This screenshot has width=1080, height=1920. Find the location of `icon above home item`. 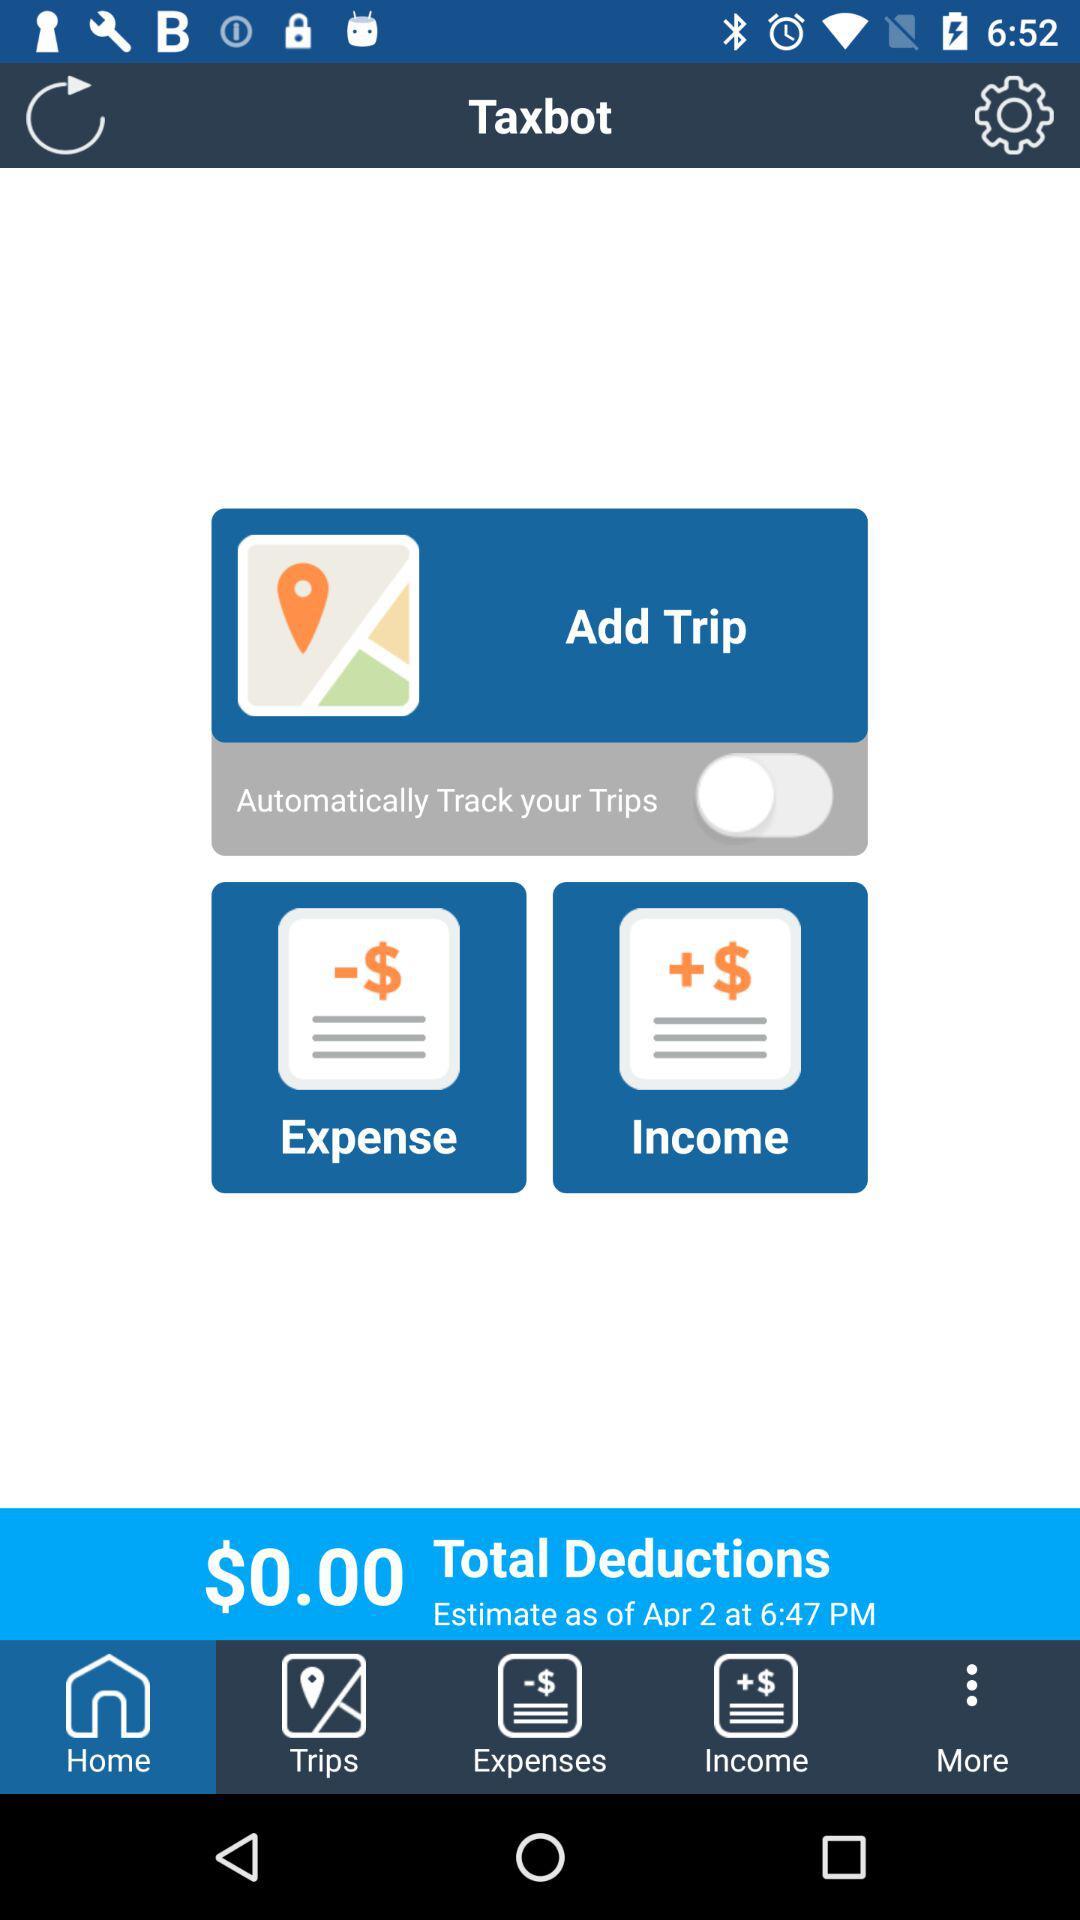

icon above home item is located at coordinates (64, 114).